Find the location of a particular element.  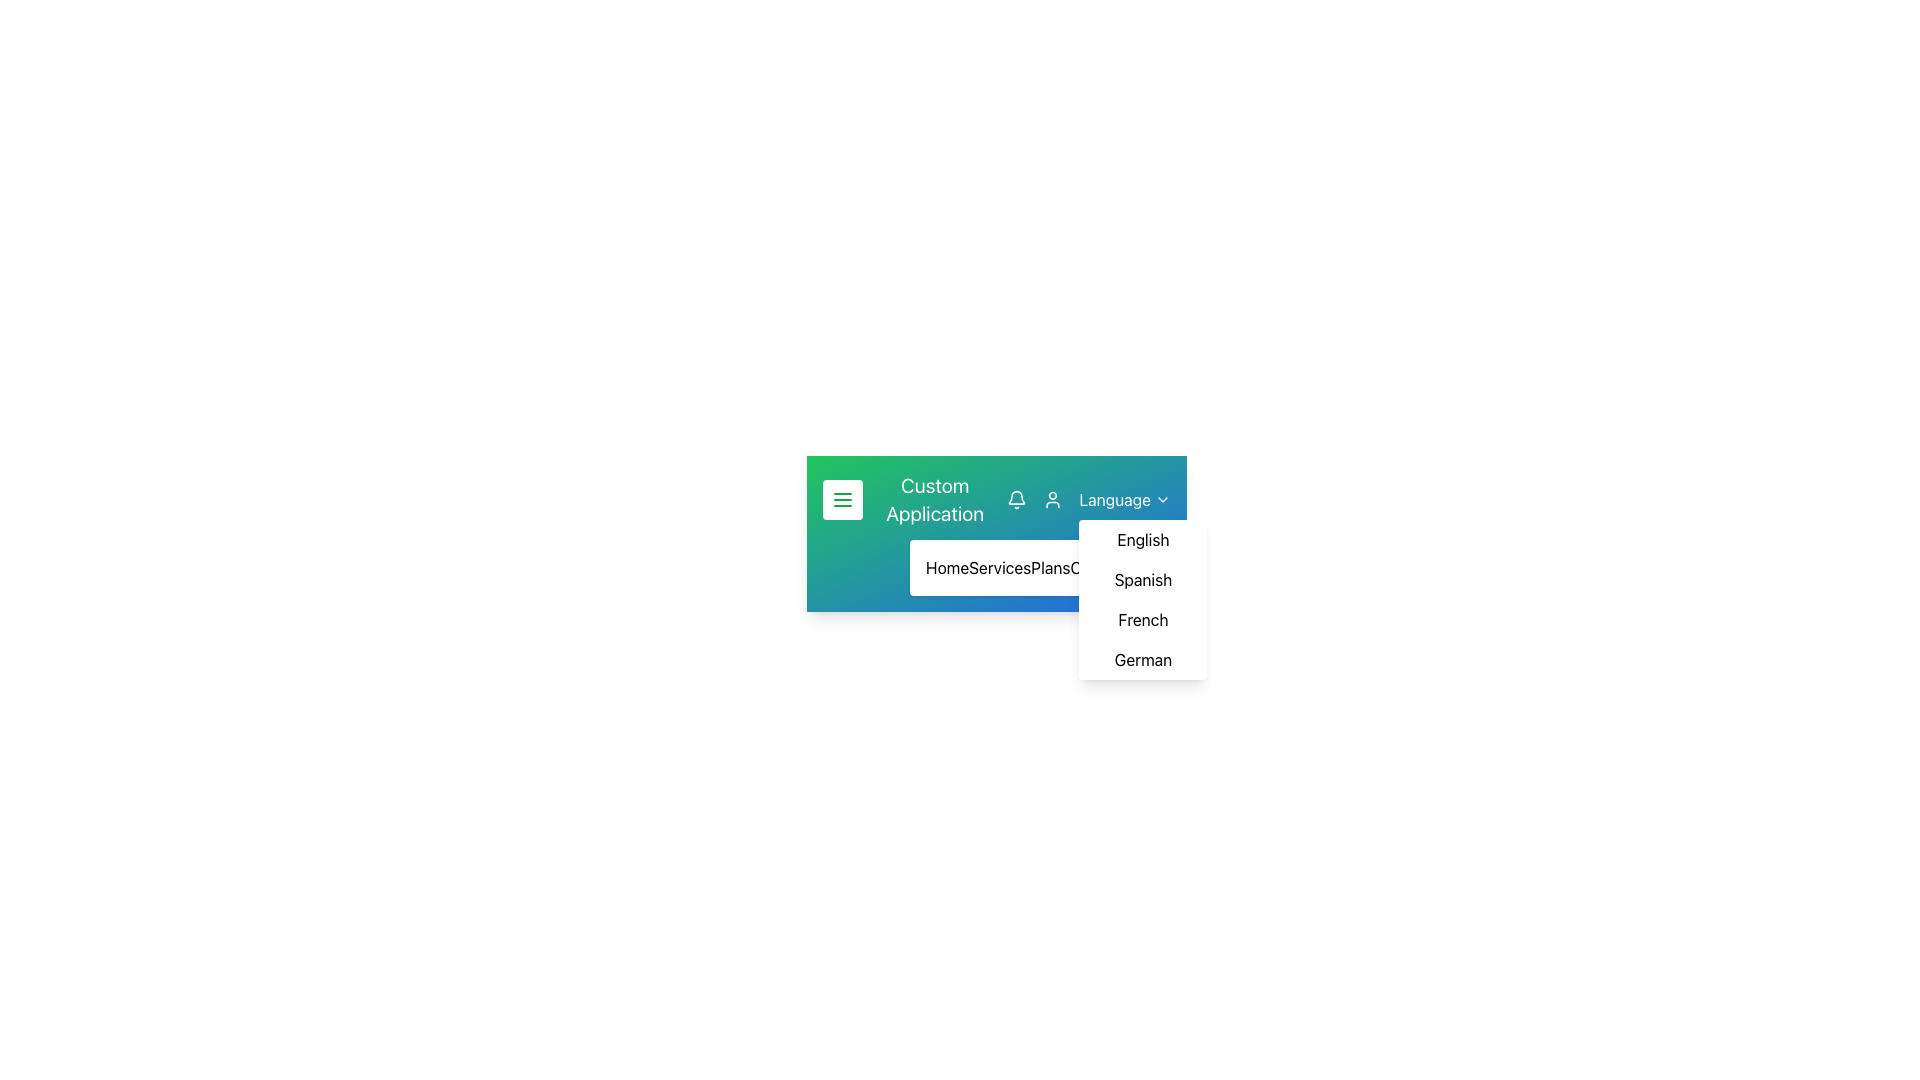

the 'German' option in the dropdown menu is located at coordinates (1143, 659).